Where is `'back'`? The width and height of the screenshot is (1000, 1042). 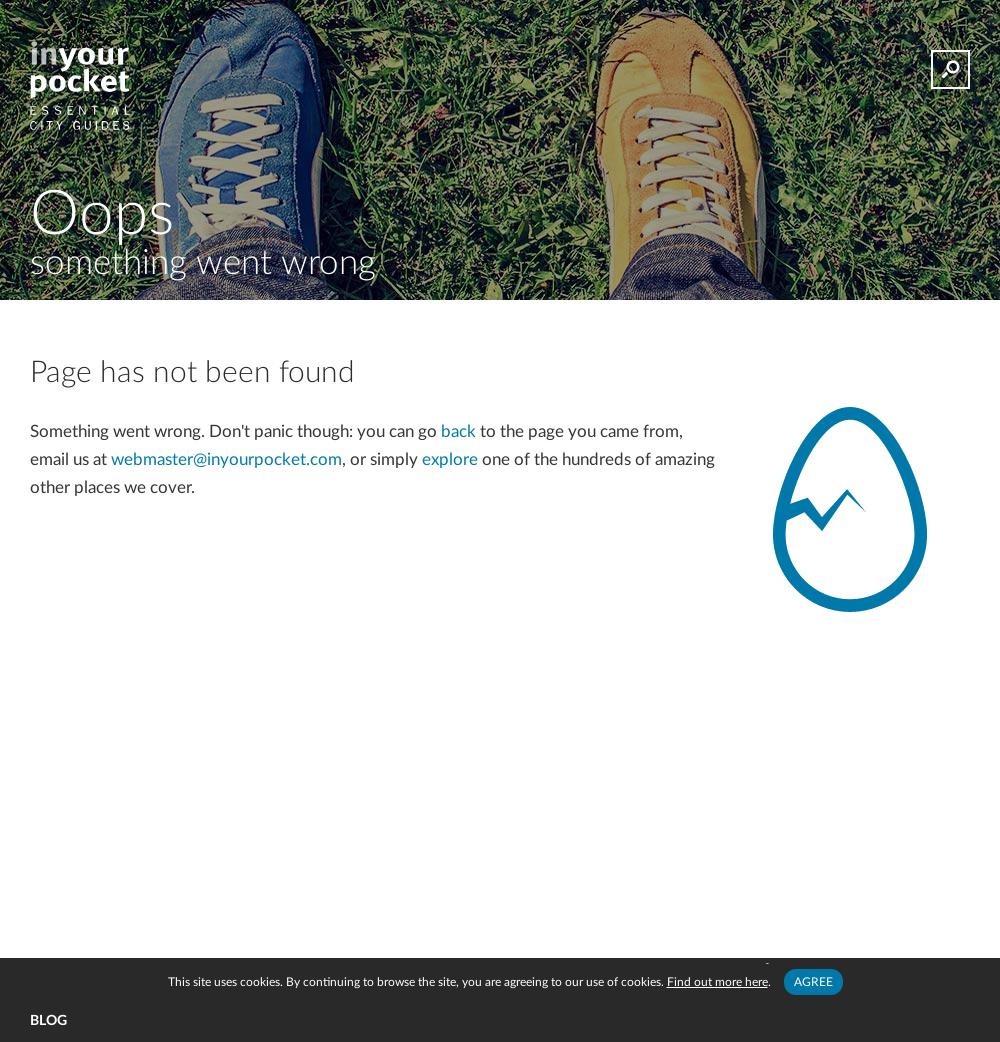 'back' is located at coordinates (457, 430).